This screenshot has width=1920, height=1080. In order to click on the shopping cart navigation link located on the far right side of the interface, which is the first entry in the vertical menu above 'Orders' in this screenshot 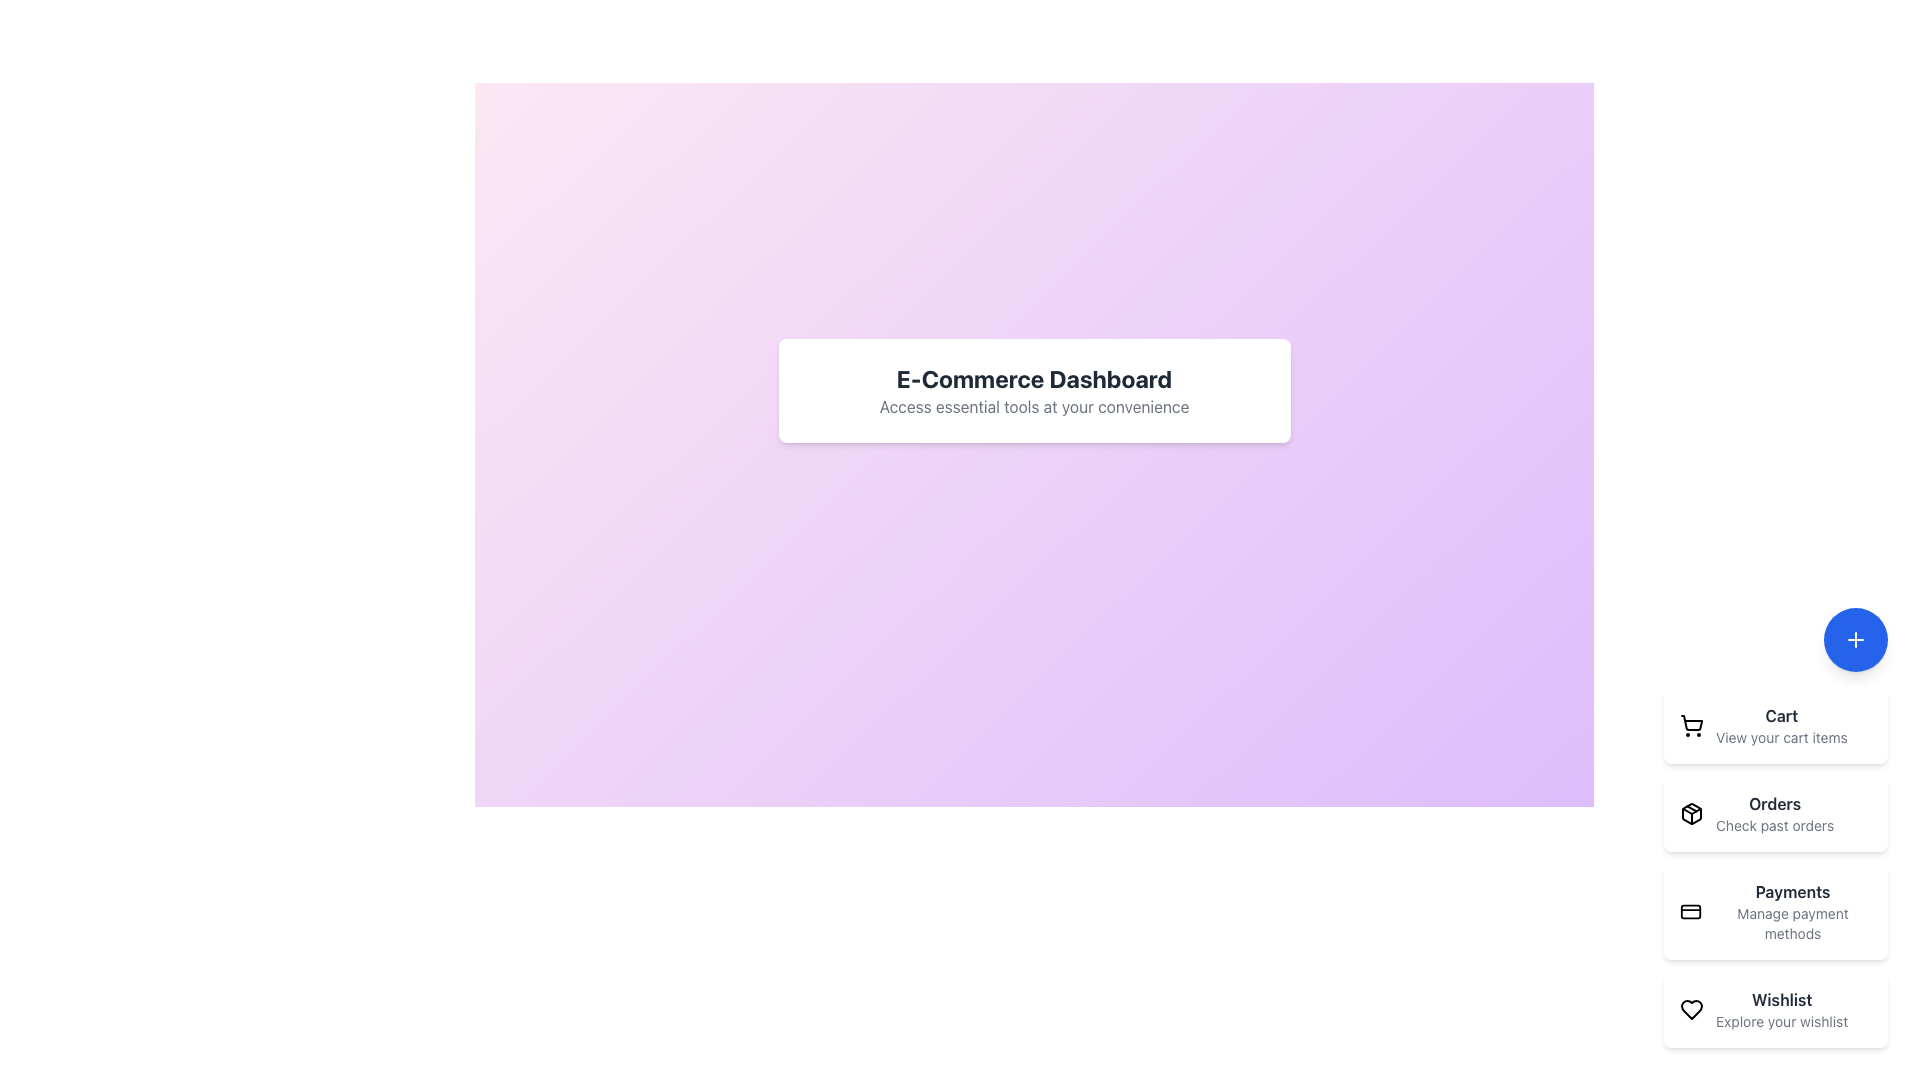, I will do `click(1781, 725)`.